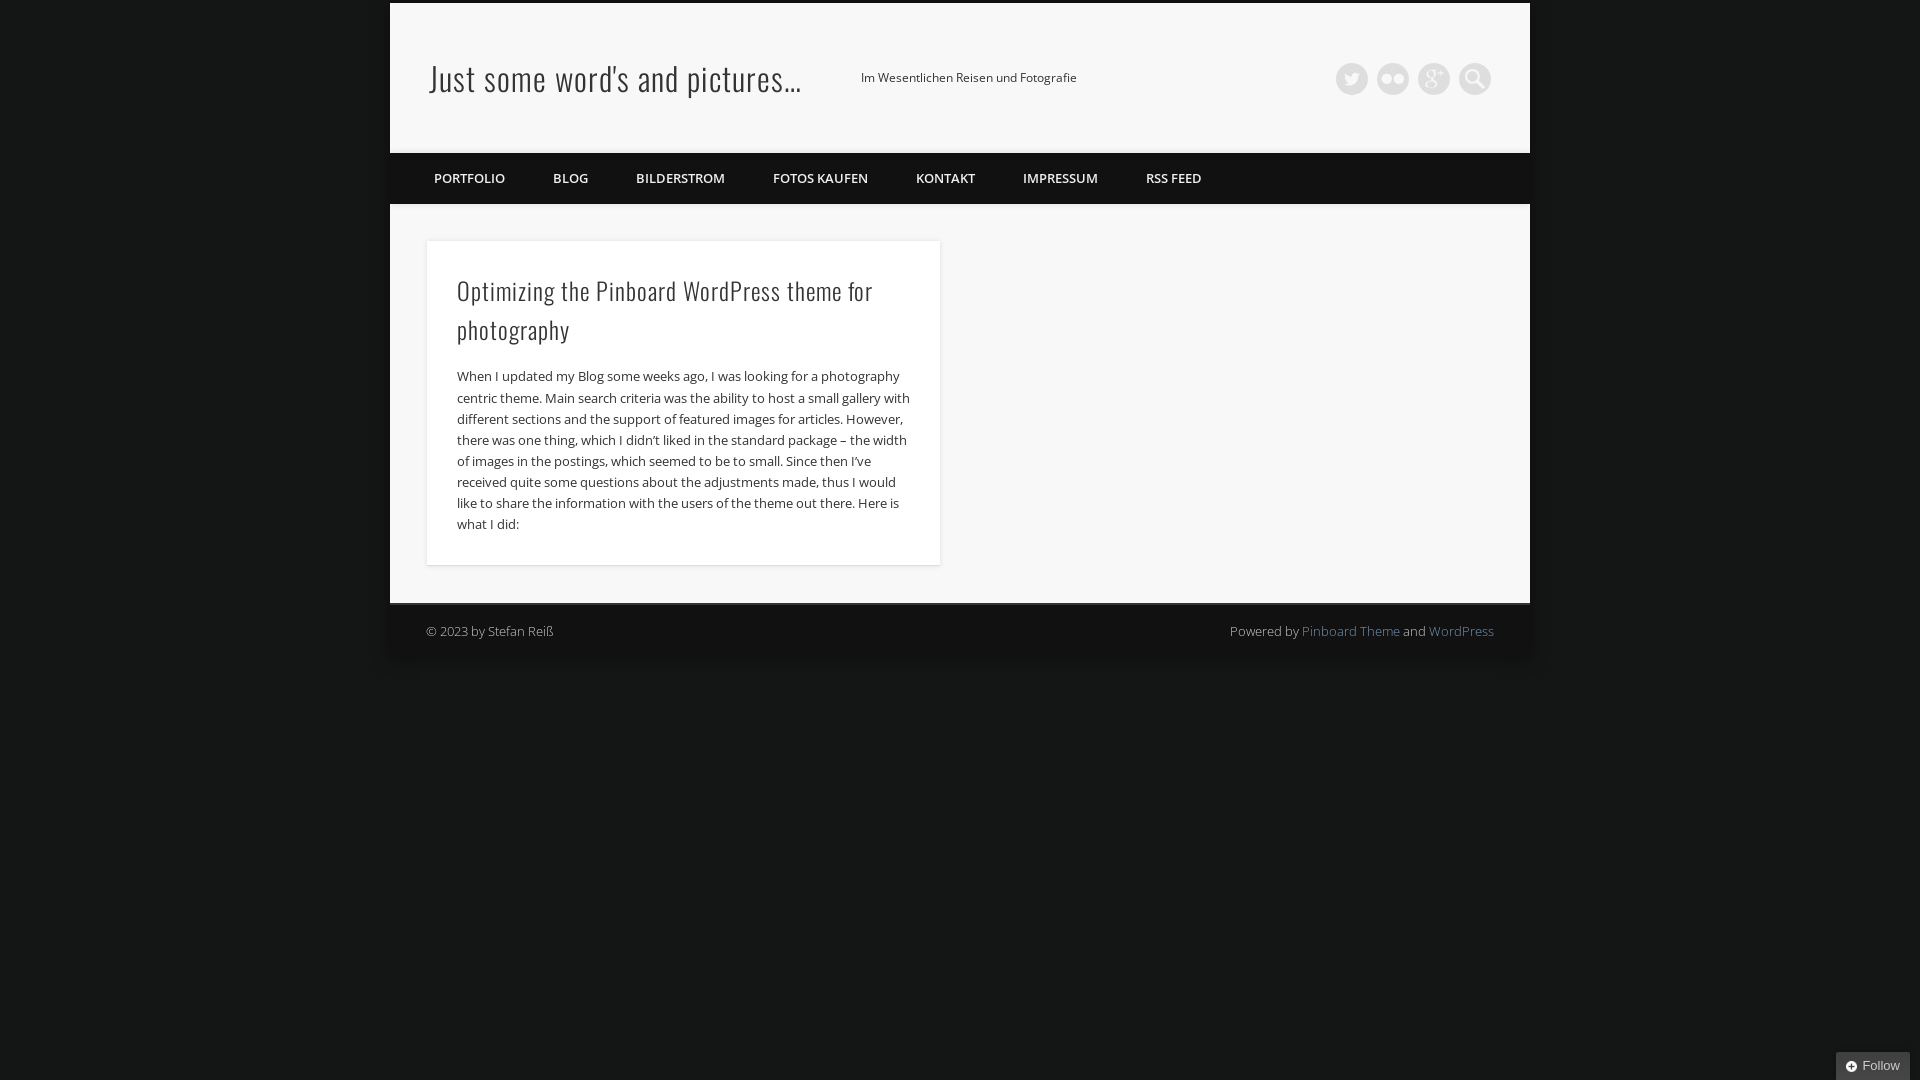  Describe the element at coordinates (1352, 77) in the screenshot. I see `'Twitter'` at that location.